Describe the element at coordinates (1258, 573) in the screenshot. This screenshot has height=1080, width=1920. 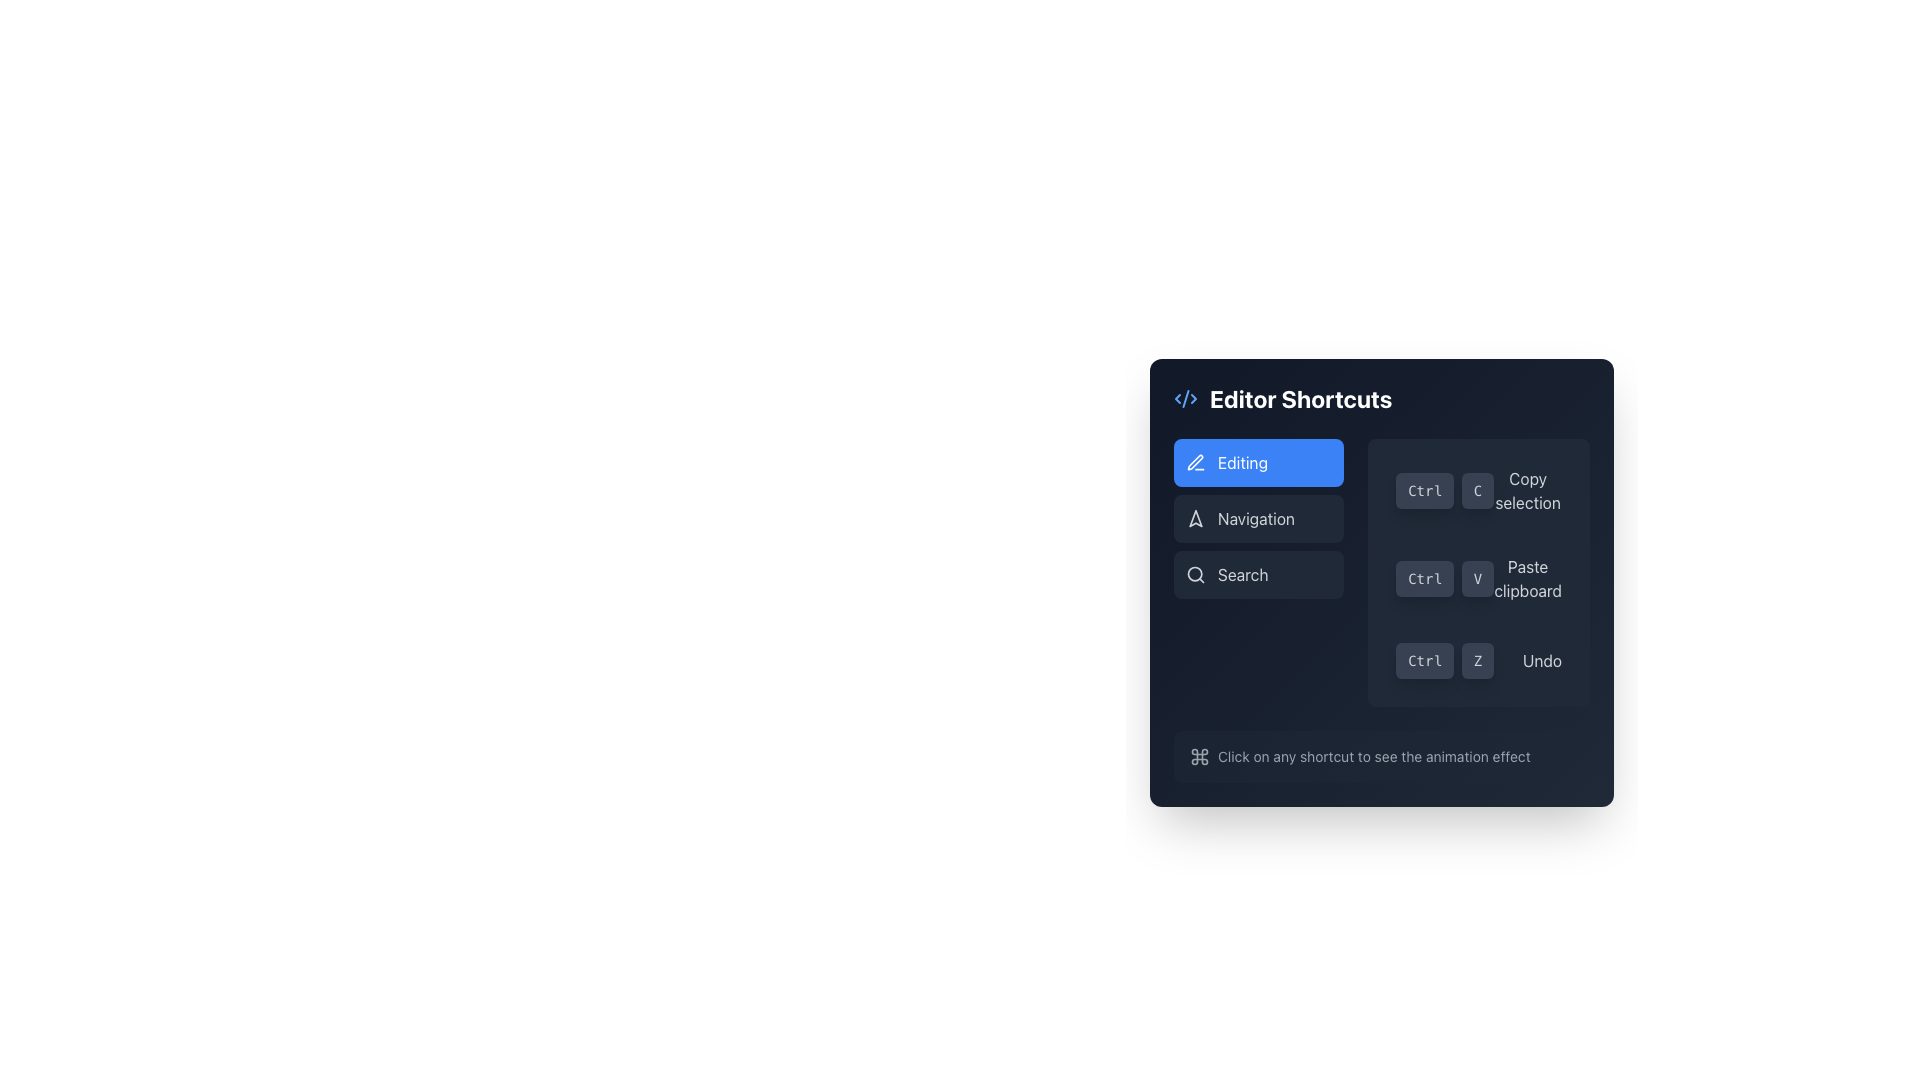
I see `the vertical navigation menu panel containing items labeled 'Editing', 'Navigation', and 'Search' for keyboard navigation` at that location.